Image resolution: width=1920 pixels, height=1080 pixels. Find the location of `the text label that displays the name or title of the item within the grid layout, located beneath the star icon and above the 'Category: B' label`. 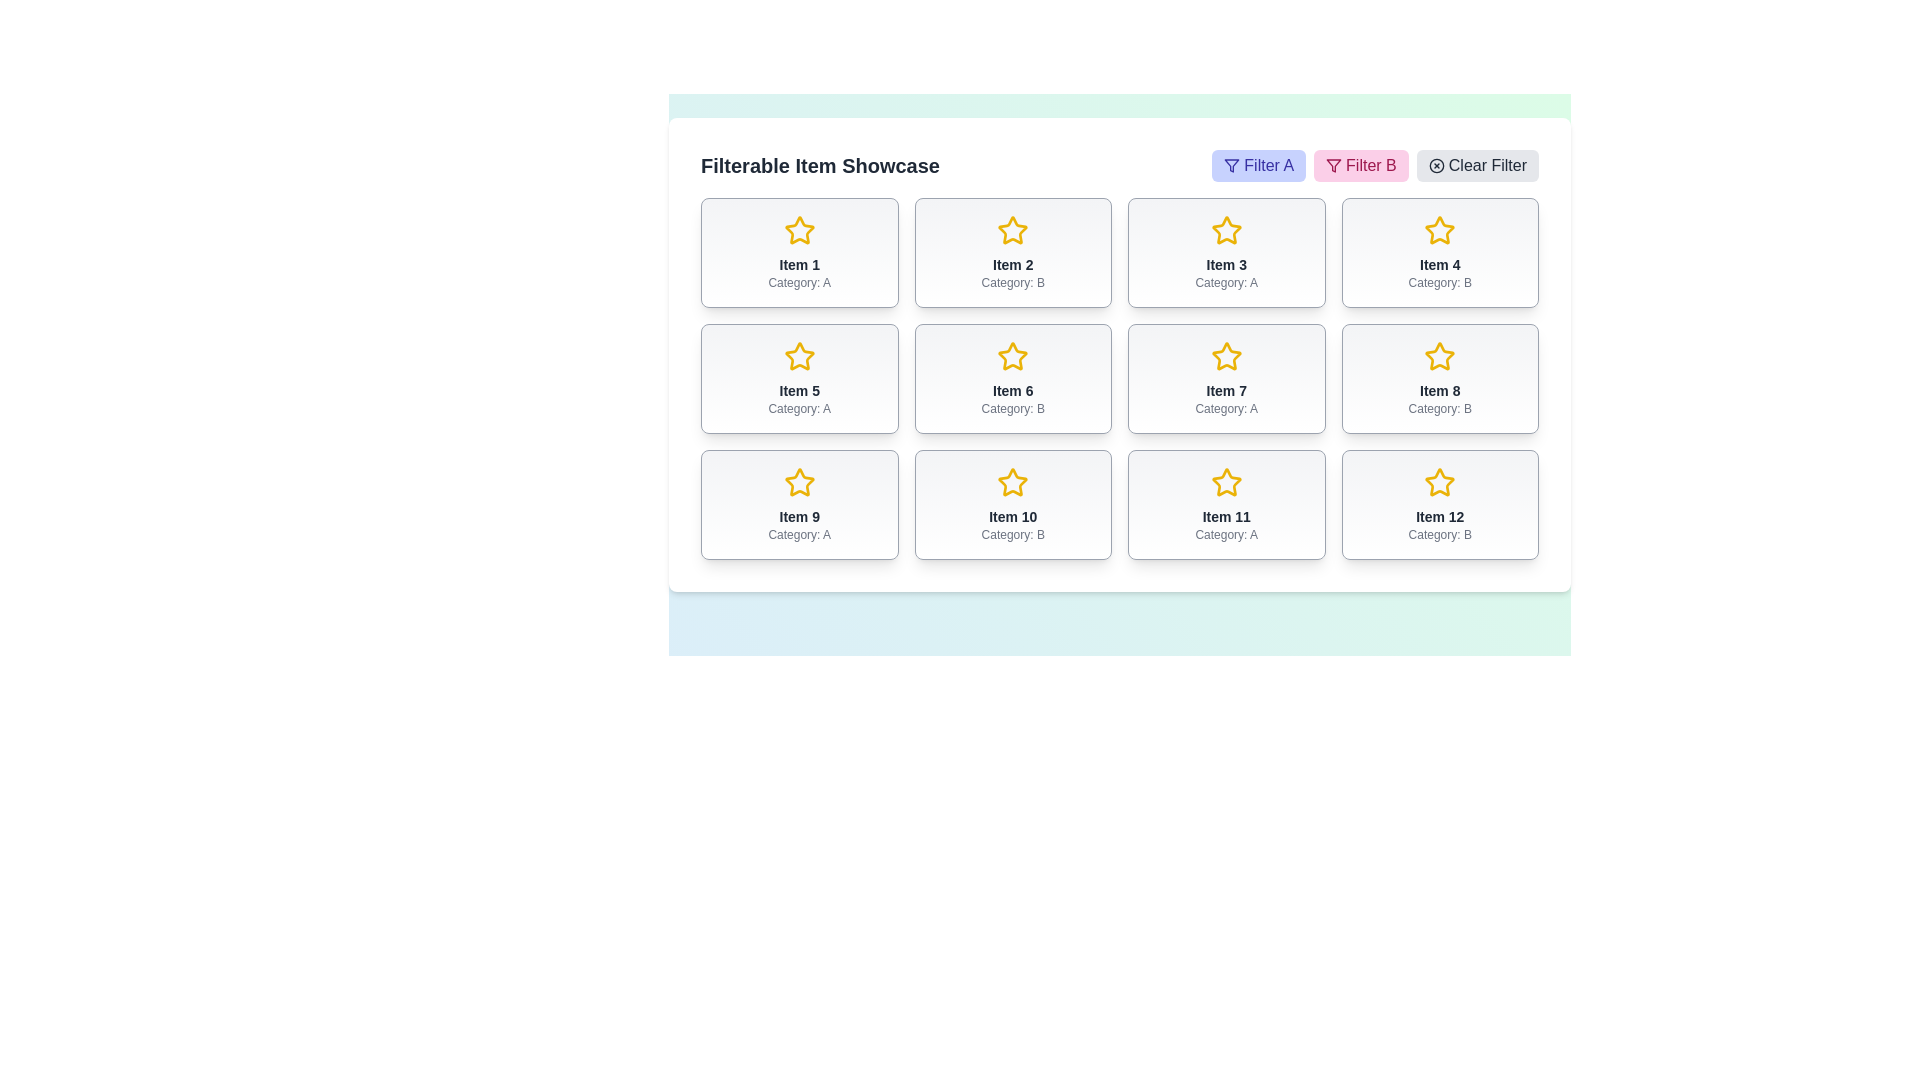

the text label that displays the name or title of the item within the grid layout, located beneath the star icon and above the 'Category: B' label is located at coordinates (1013, 390).